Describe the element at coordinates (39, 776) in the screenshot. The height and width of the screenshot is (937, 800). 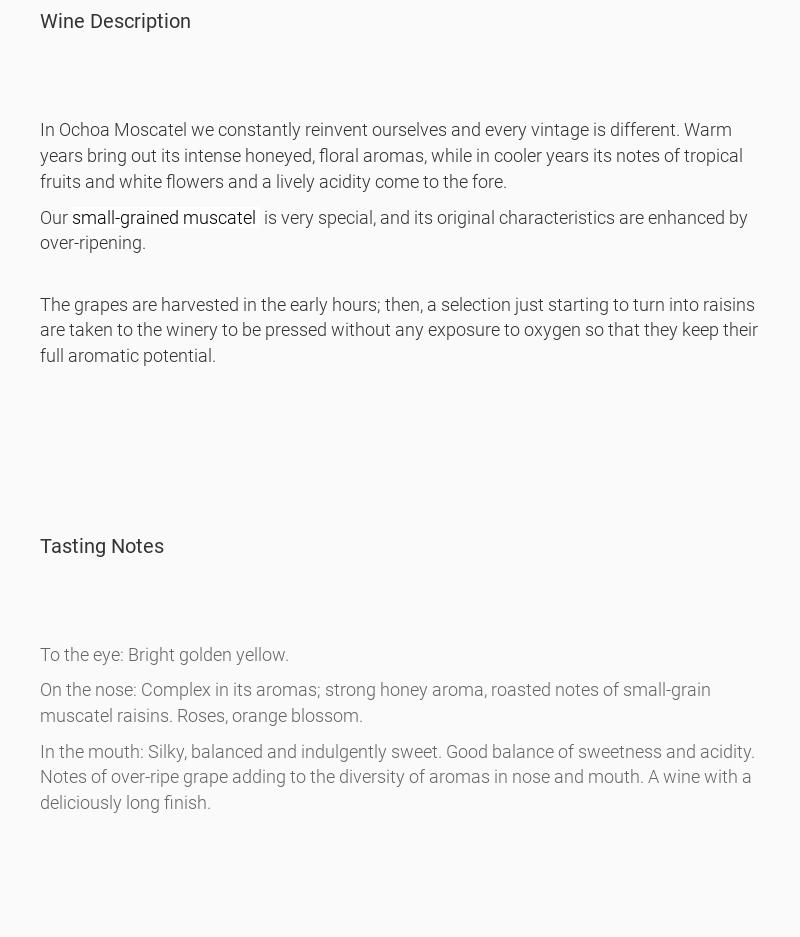
I see `'In the mouth: Silky, balanced and indulgently sweet. Good balance of sweetness and acidity. Notes of over-ripe grape adding to the diversity of aromas in nose and mouth. A wine with a deliciously long finish.'` at that location.